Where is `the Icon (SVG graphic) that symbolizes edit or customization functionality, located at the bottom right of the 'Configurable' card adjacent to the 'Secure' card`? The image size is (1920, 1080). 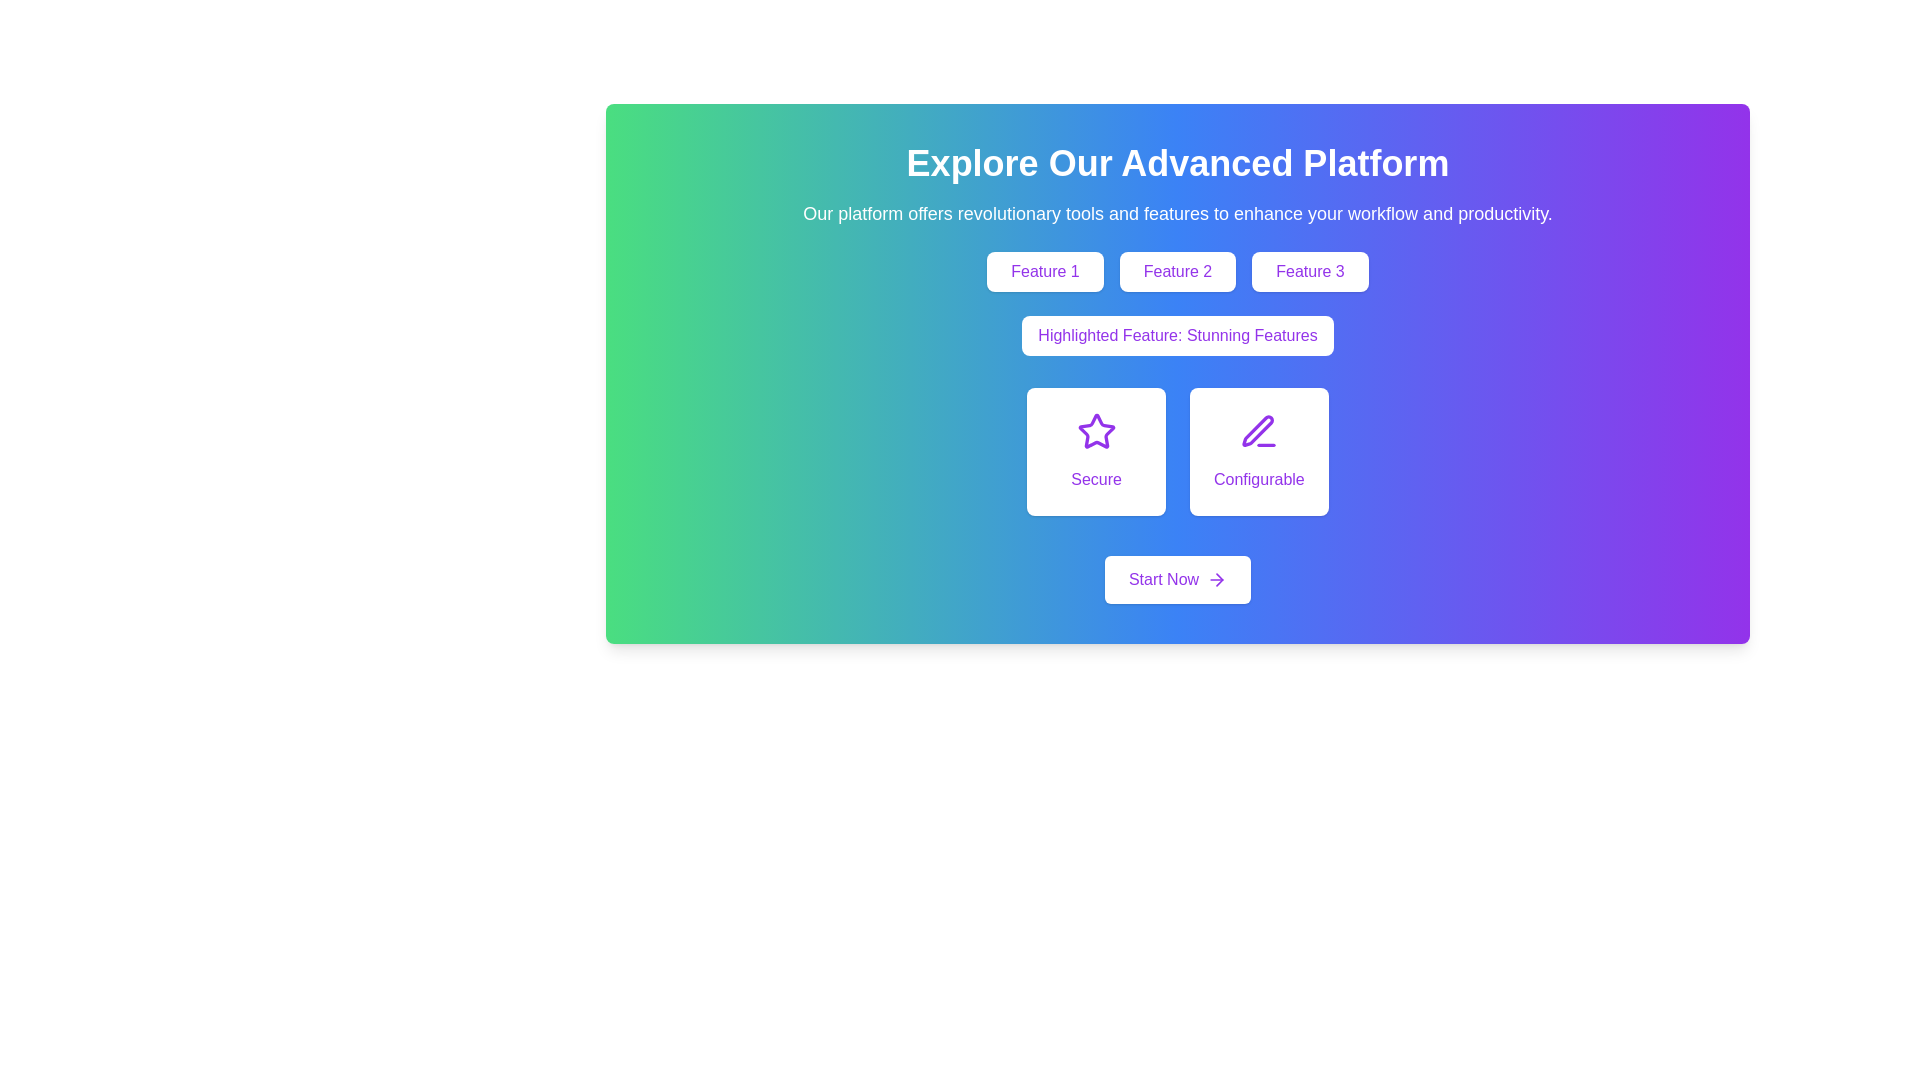 the Icon (SVG graphic) that symbolizes edit or customization functionality, located at the bottom right of the 'Configurable' card adjacent to the 'Secure' card is located at coordinates (1257, 430).